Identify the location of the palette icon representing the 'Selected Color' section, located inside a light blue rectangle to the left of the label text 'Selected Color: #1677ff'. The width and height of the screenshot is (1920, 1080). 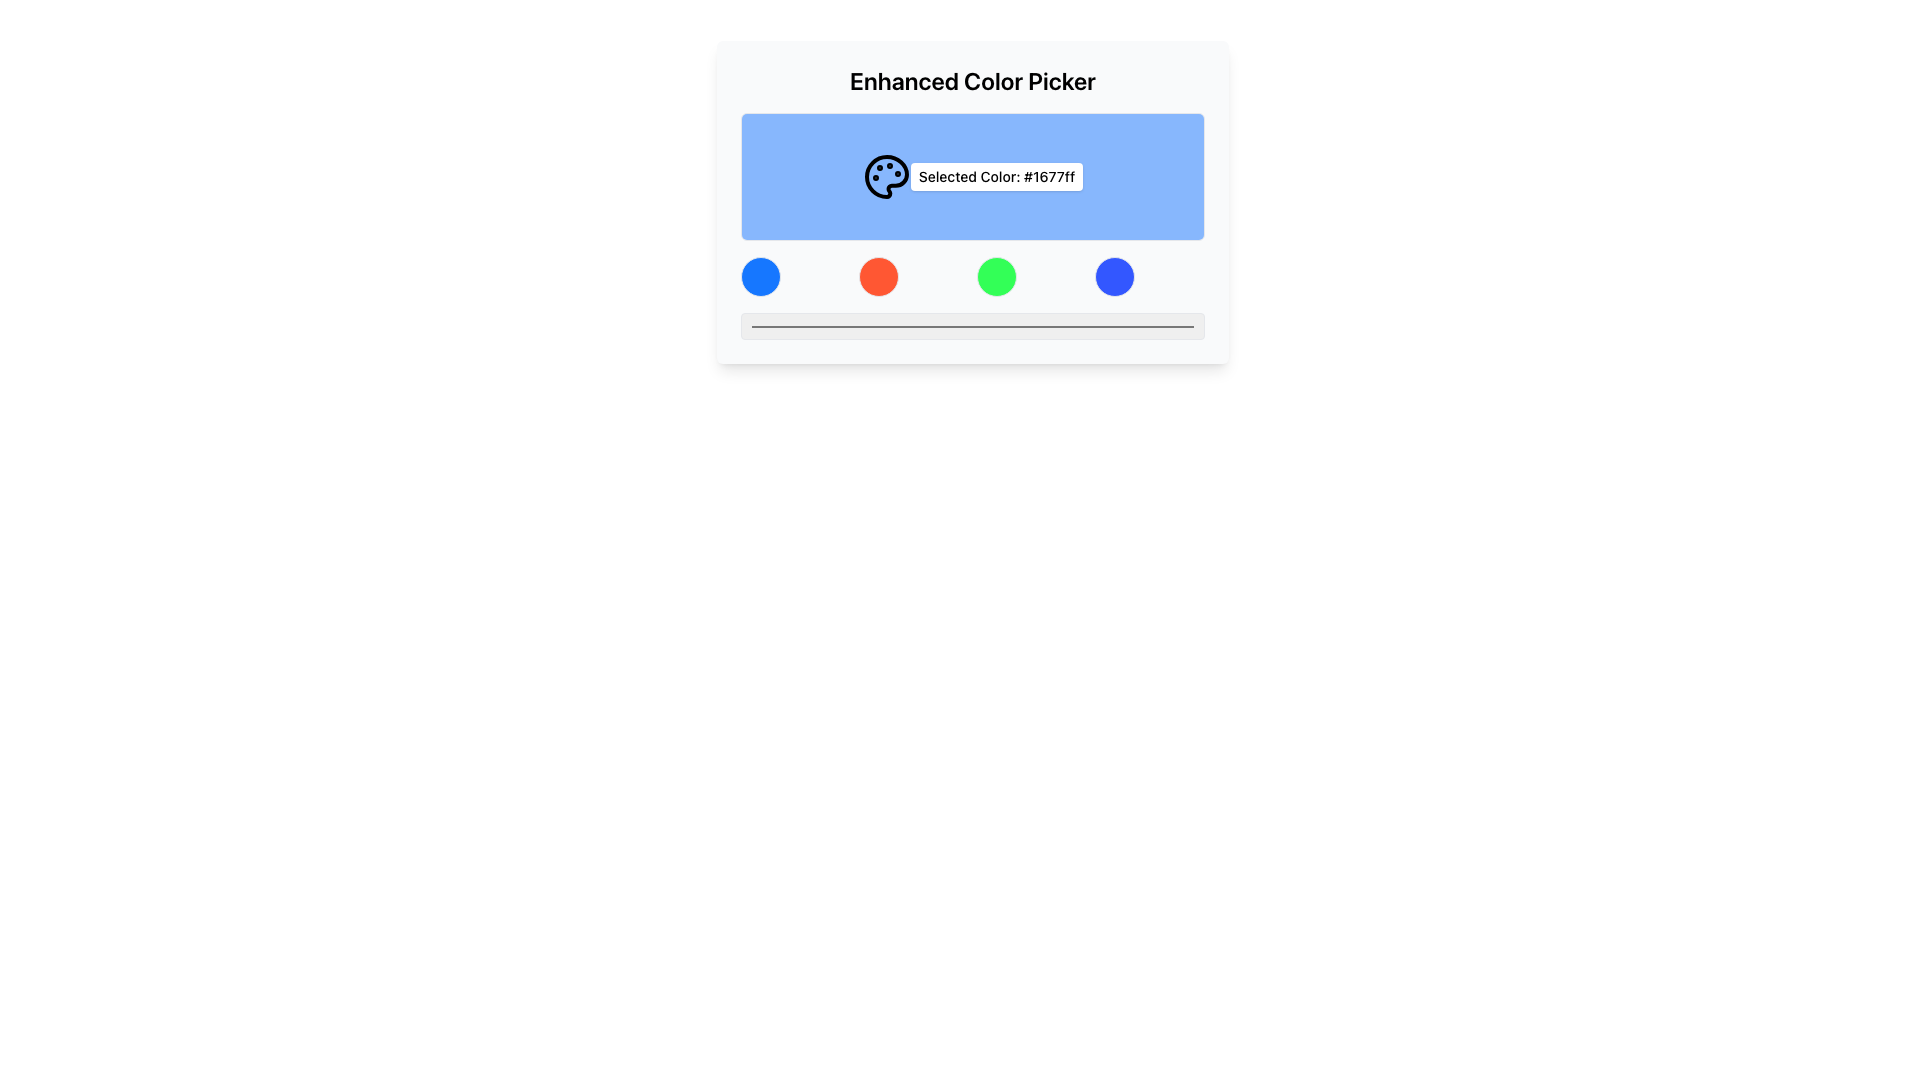
(885, 176).